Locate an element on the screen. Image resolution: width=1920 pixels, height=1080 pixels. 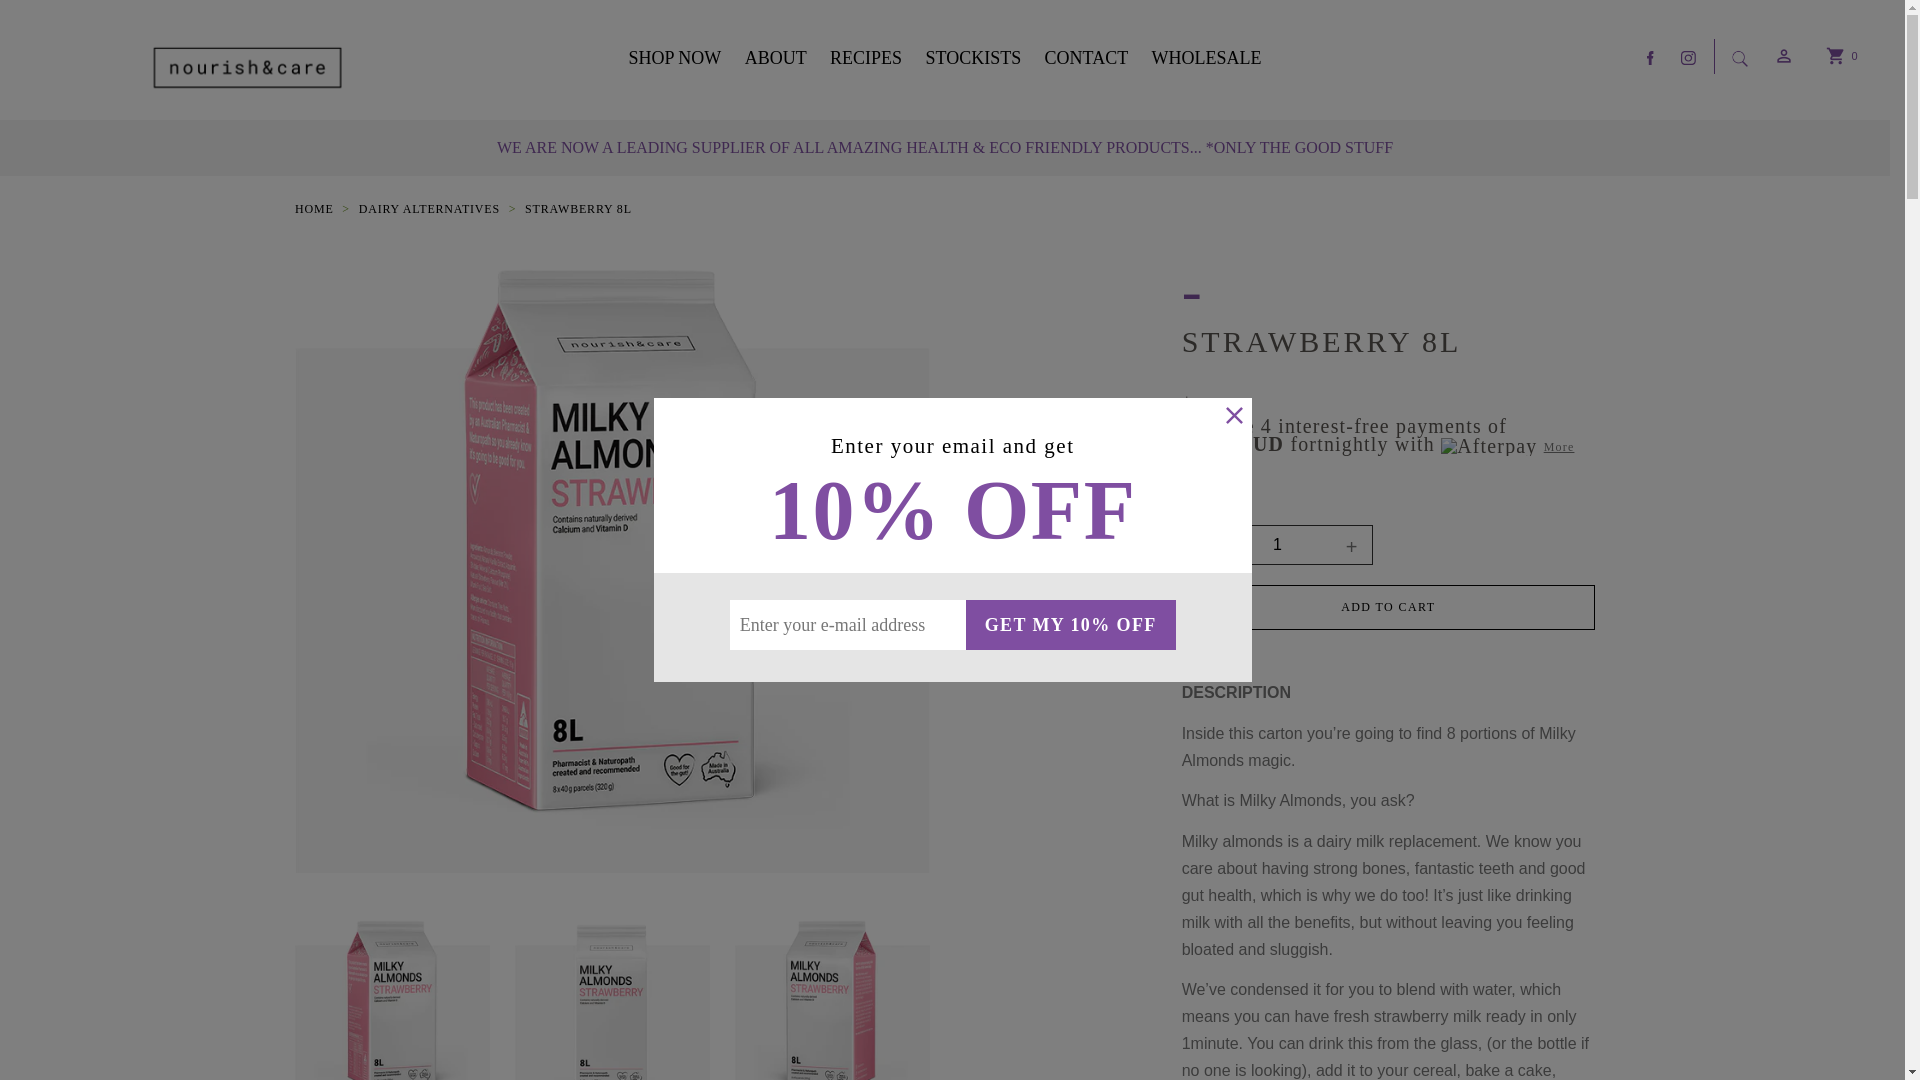
'GET MY 10% OFF' is located at coordinates (1069, 623).